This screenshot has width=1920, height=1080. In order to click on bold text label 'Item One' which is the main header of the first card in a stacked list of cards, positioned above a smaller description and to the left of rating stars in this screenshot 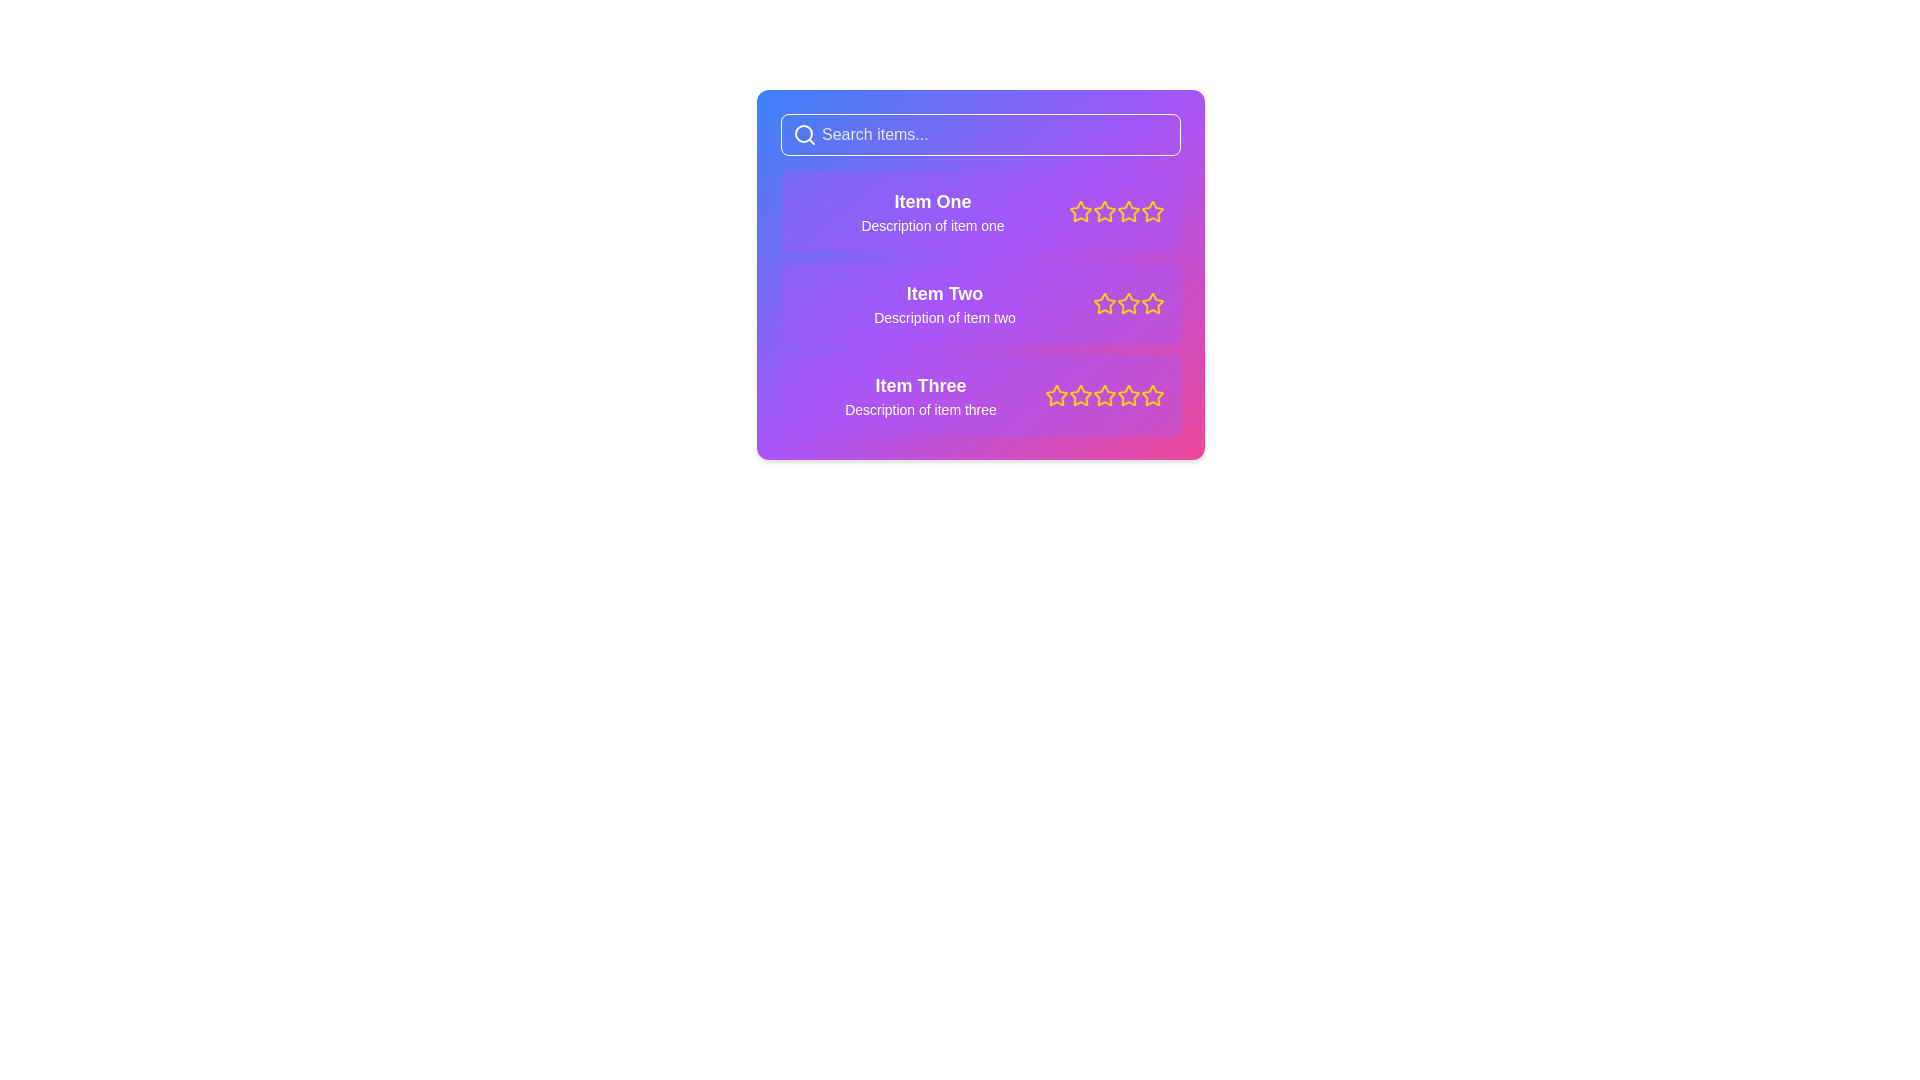, I will do `click(931, 201)`.